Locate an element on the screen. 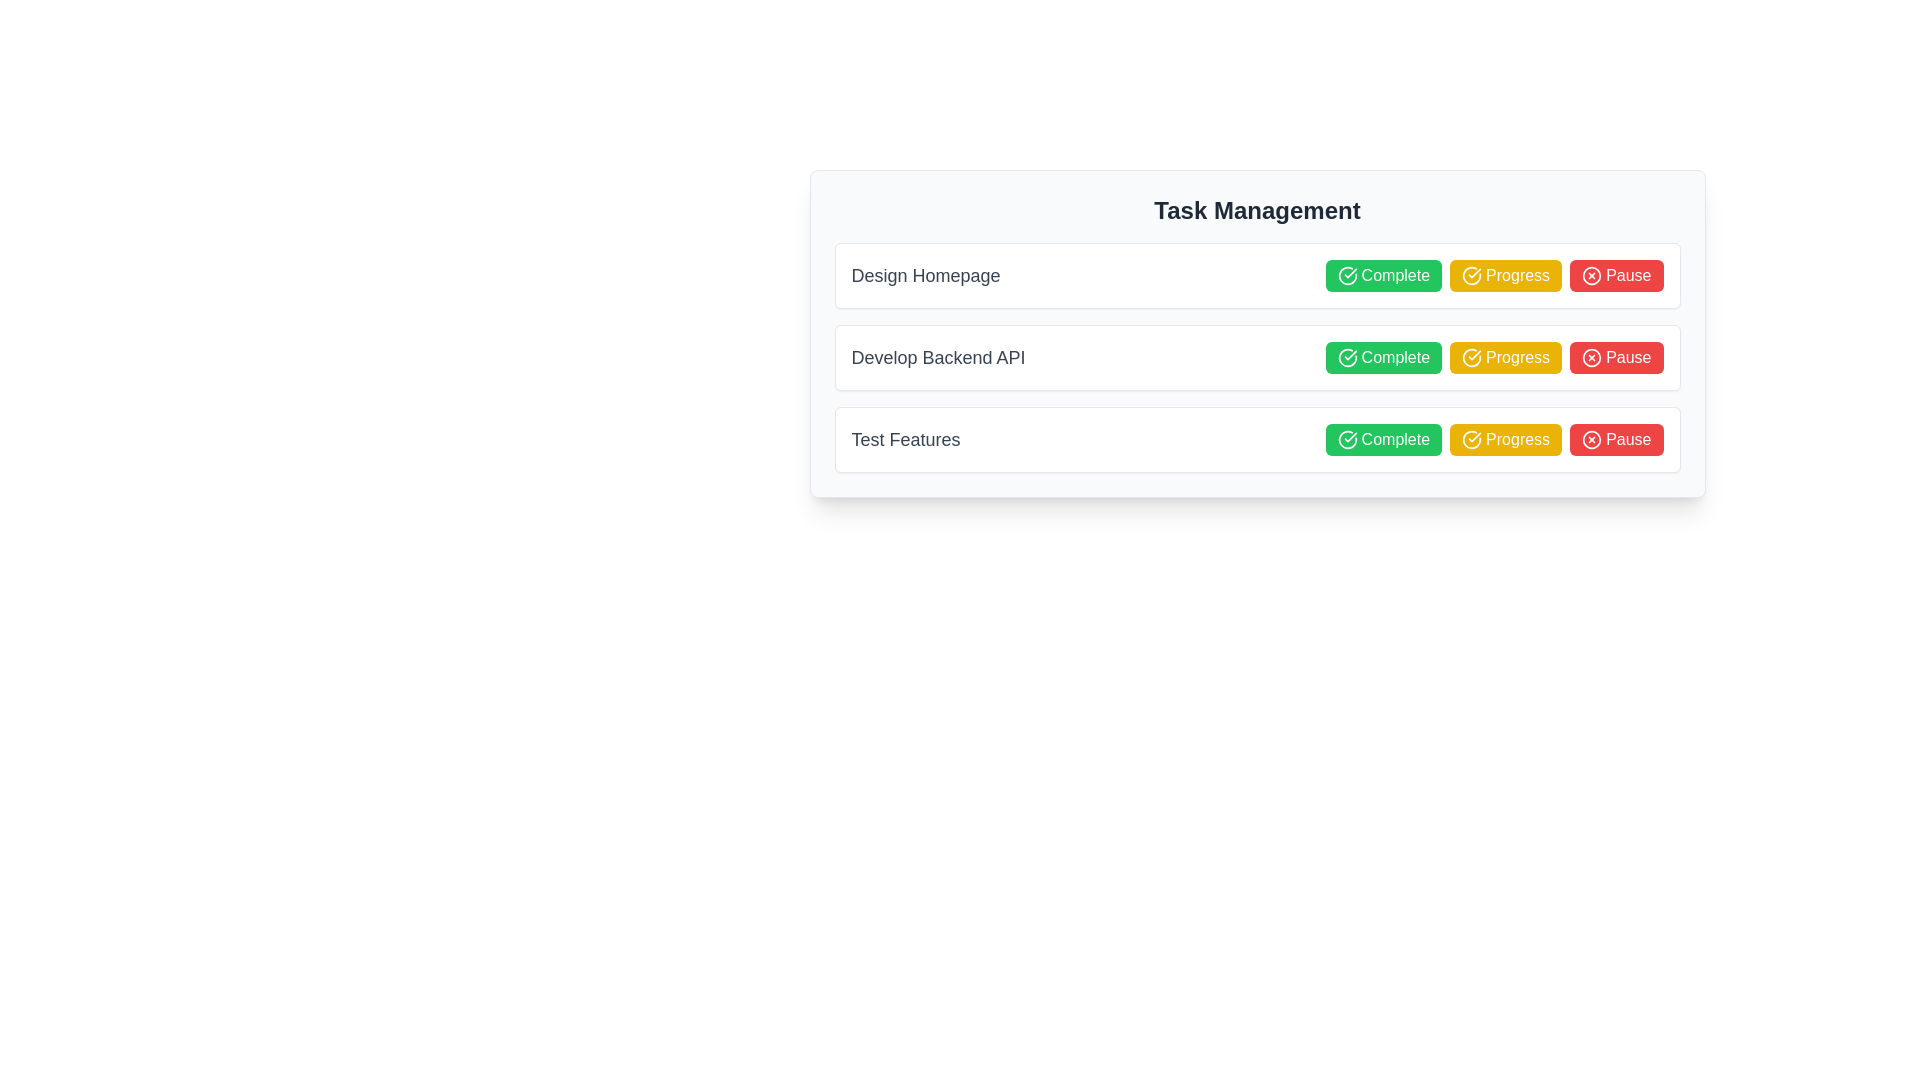 The width and height of the screenshot is (1920, 1080). the 'X' icon with a red background inside the 'Pause' button in the third row of the task management table is located at coordinates (1591, 438).